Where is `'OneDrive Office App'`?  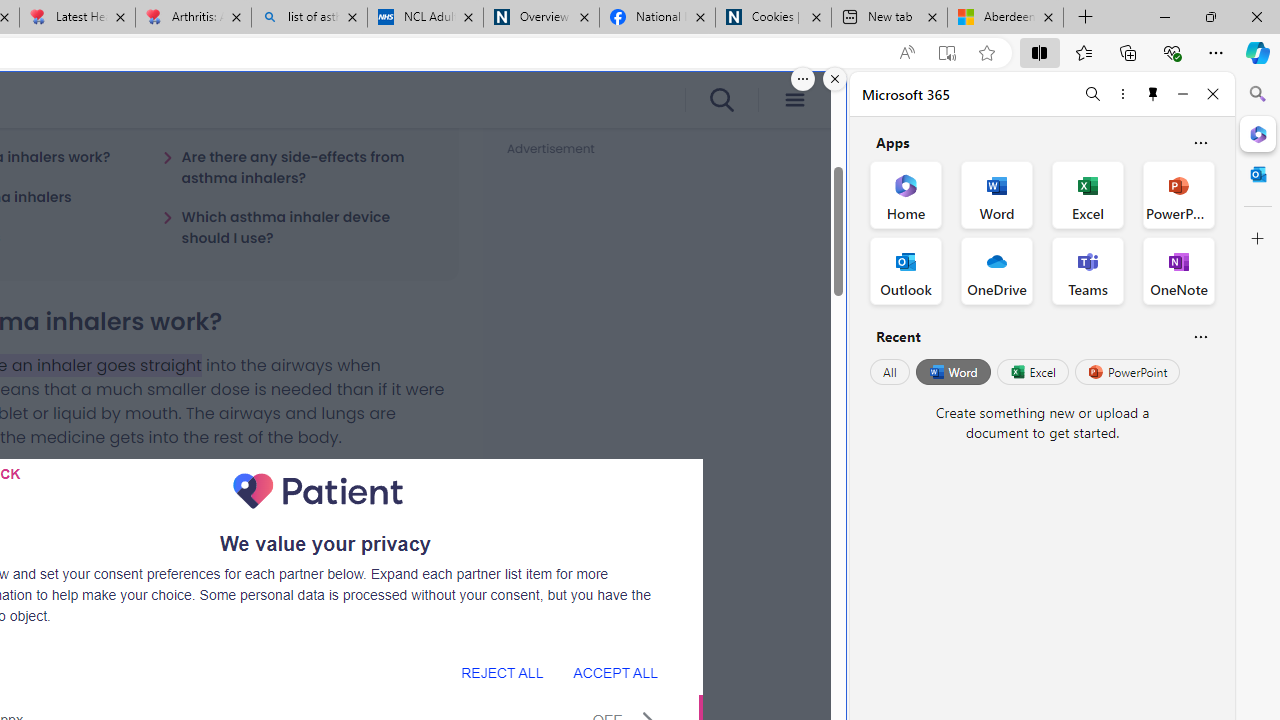
'OneDrive Office App' is located at coordinates (997, 271).